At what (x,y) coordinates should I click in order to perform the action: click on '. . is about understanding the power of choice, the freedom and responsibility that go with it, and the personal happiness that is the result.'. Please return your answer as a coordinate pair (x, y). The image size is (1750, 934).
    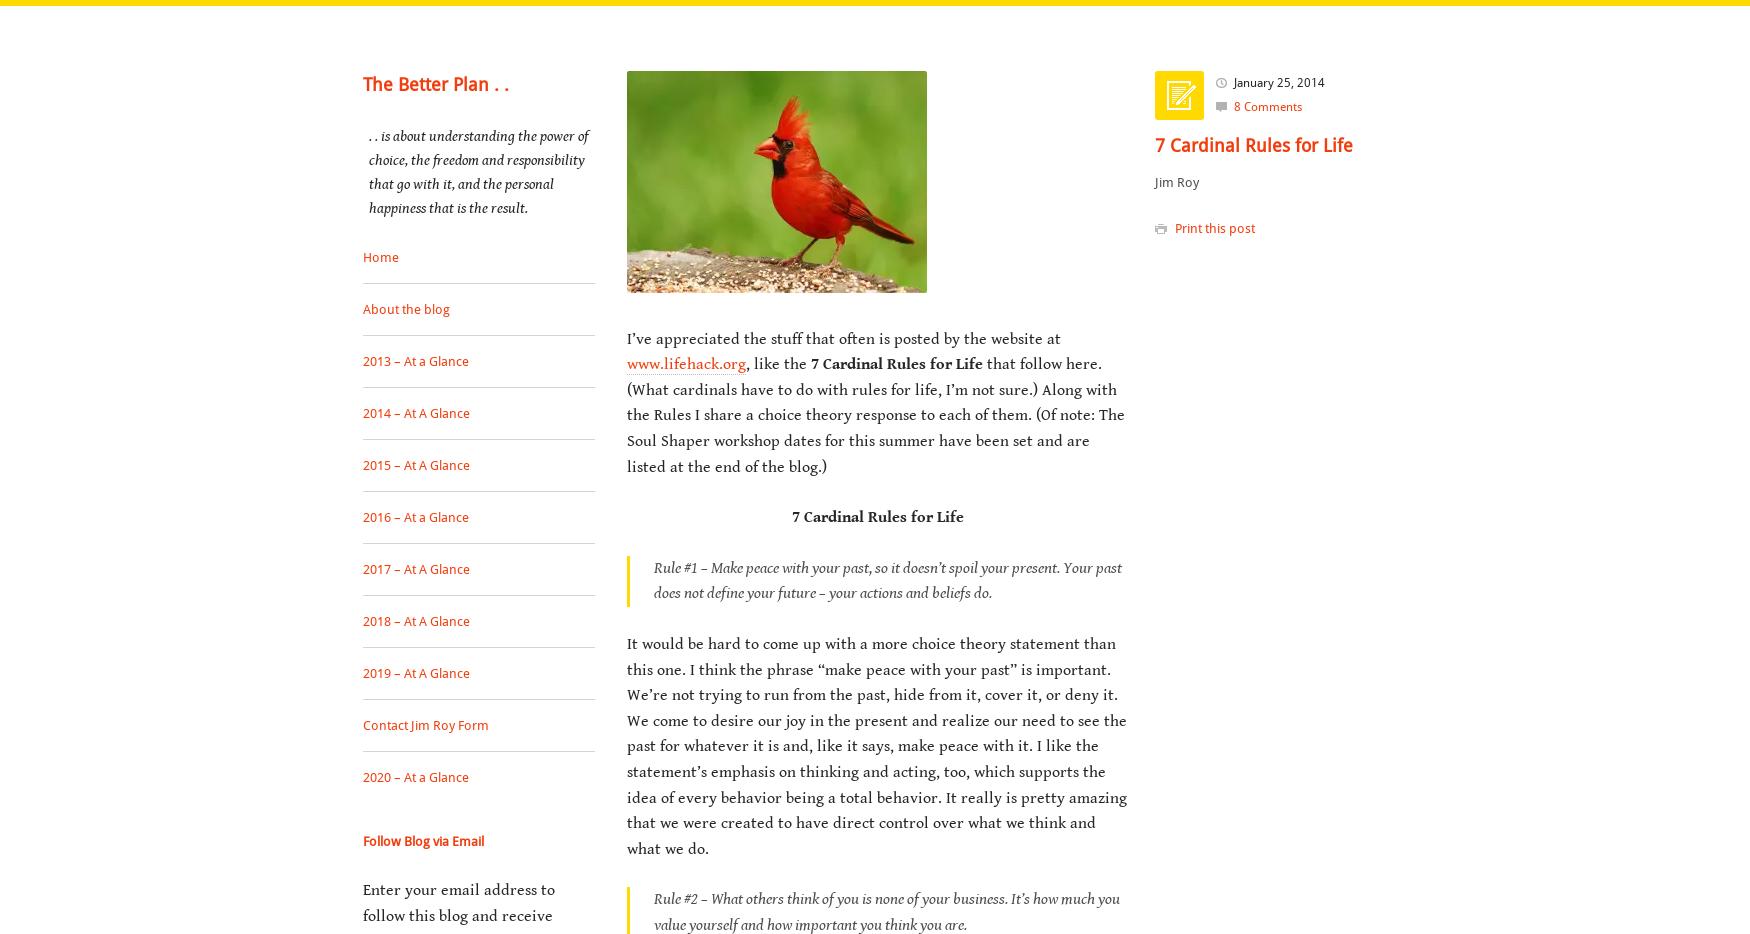
    Looking at the image, I should click on (369, 171).